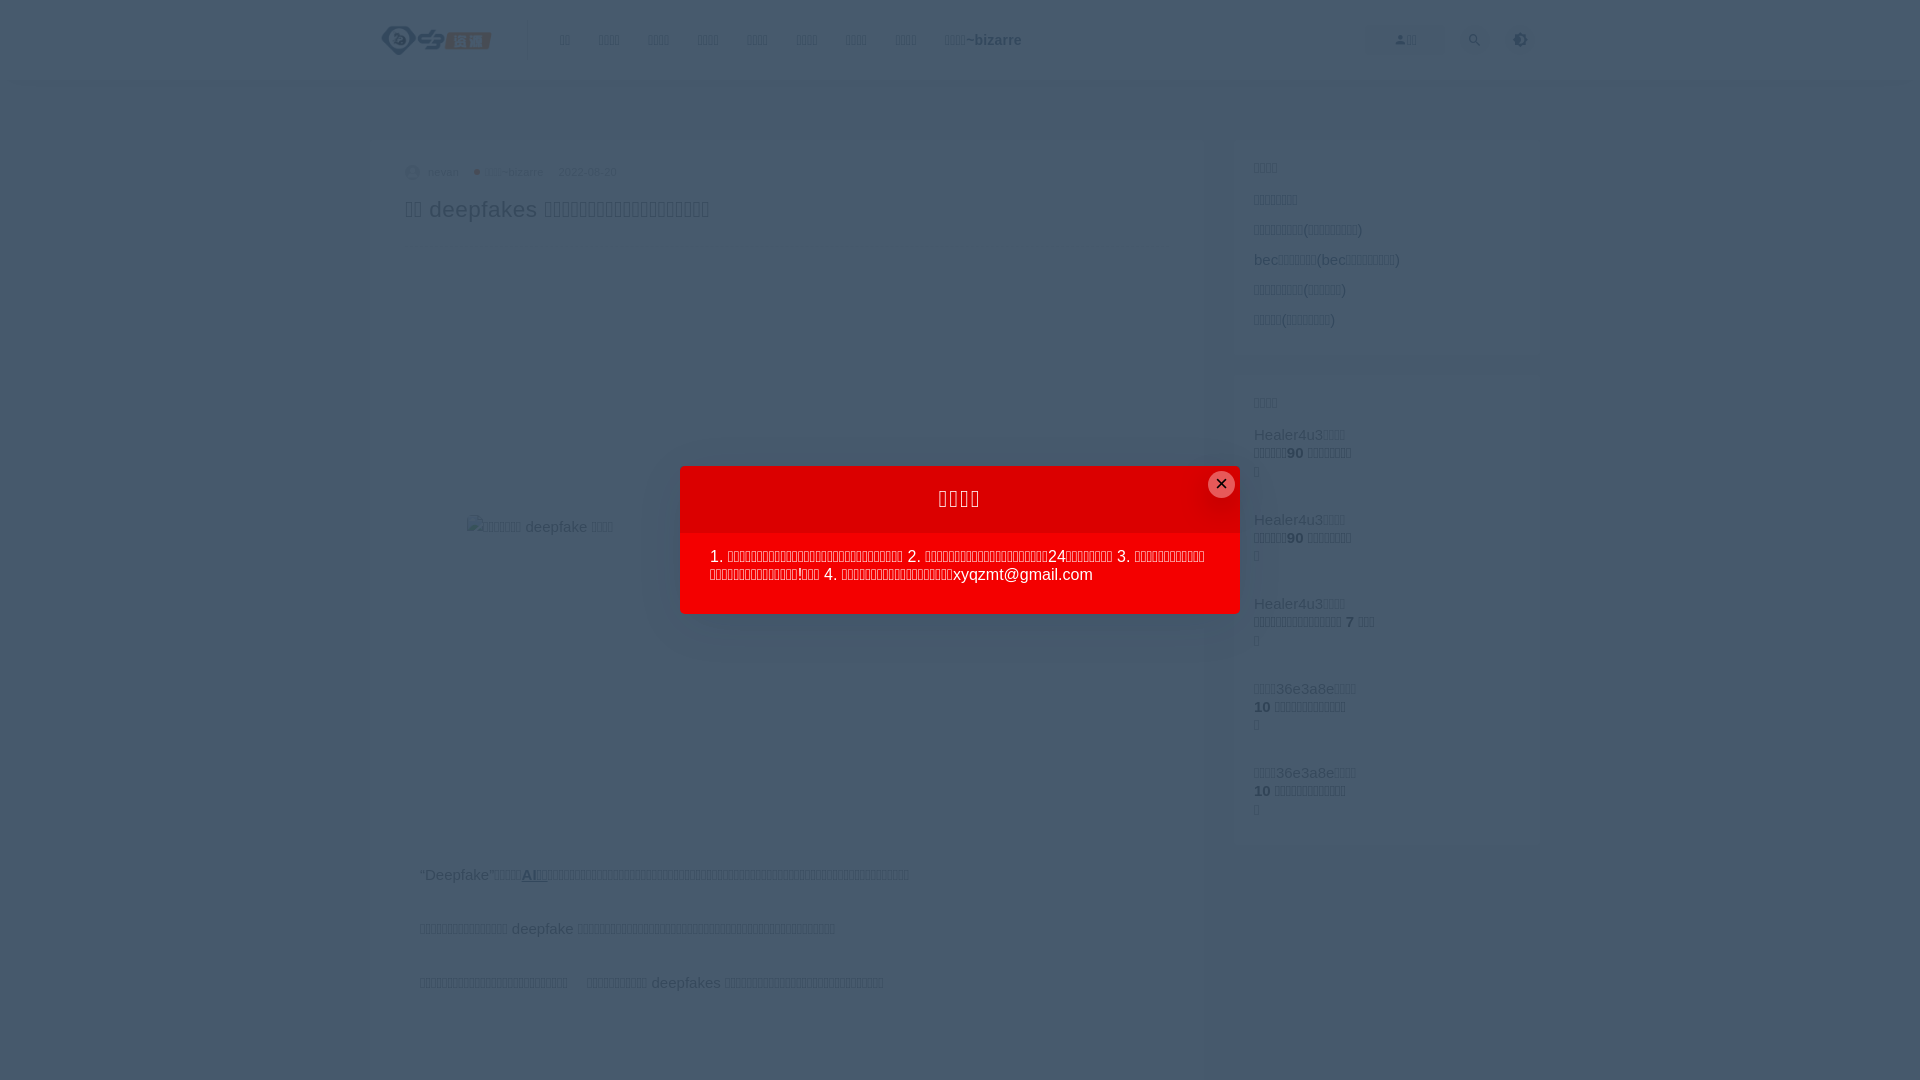 This screenshot has height=1080, width=1920. Describe the element at coordinates (786, 371) in the screenshot. I see `'Advertisement'` at that location.